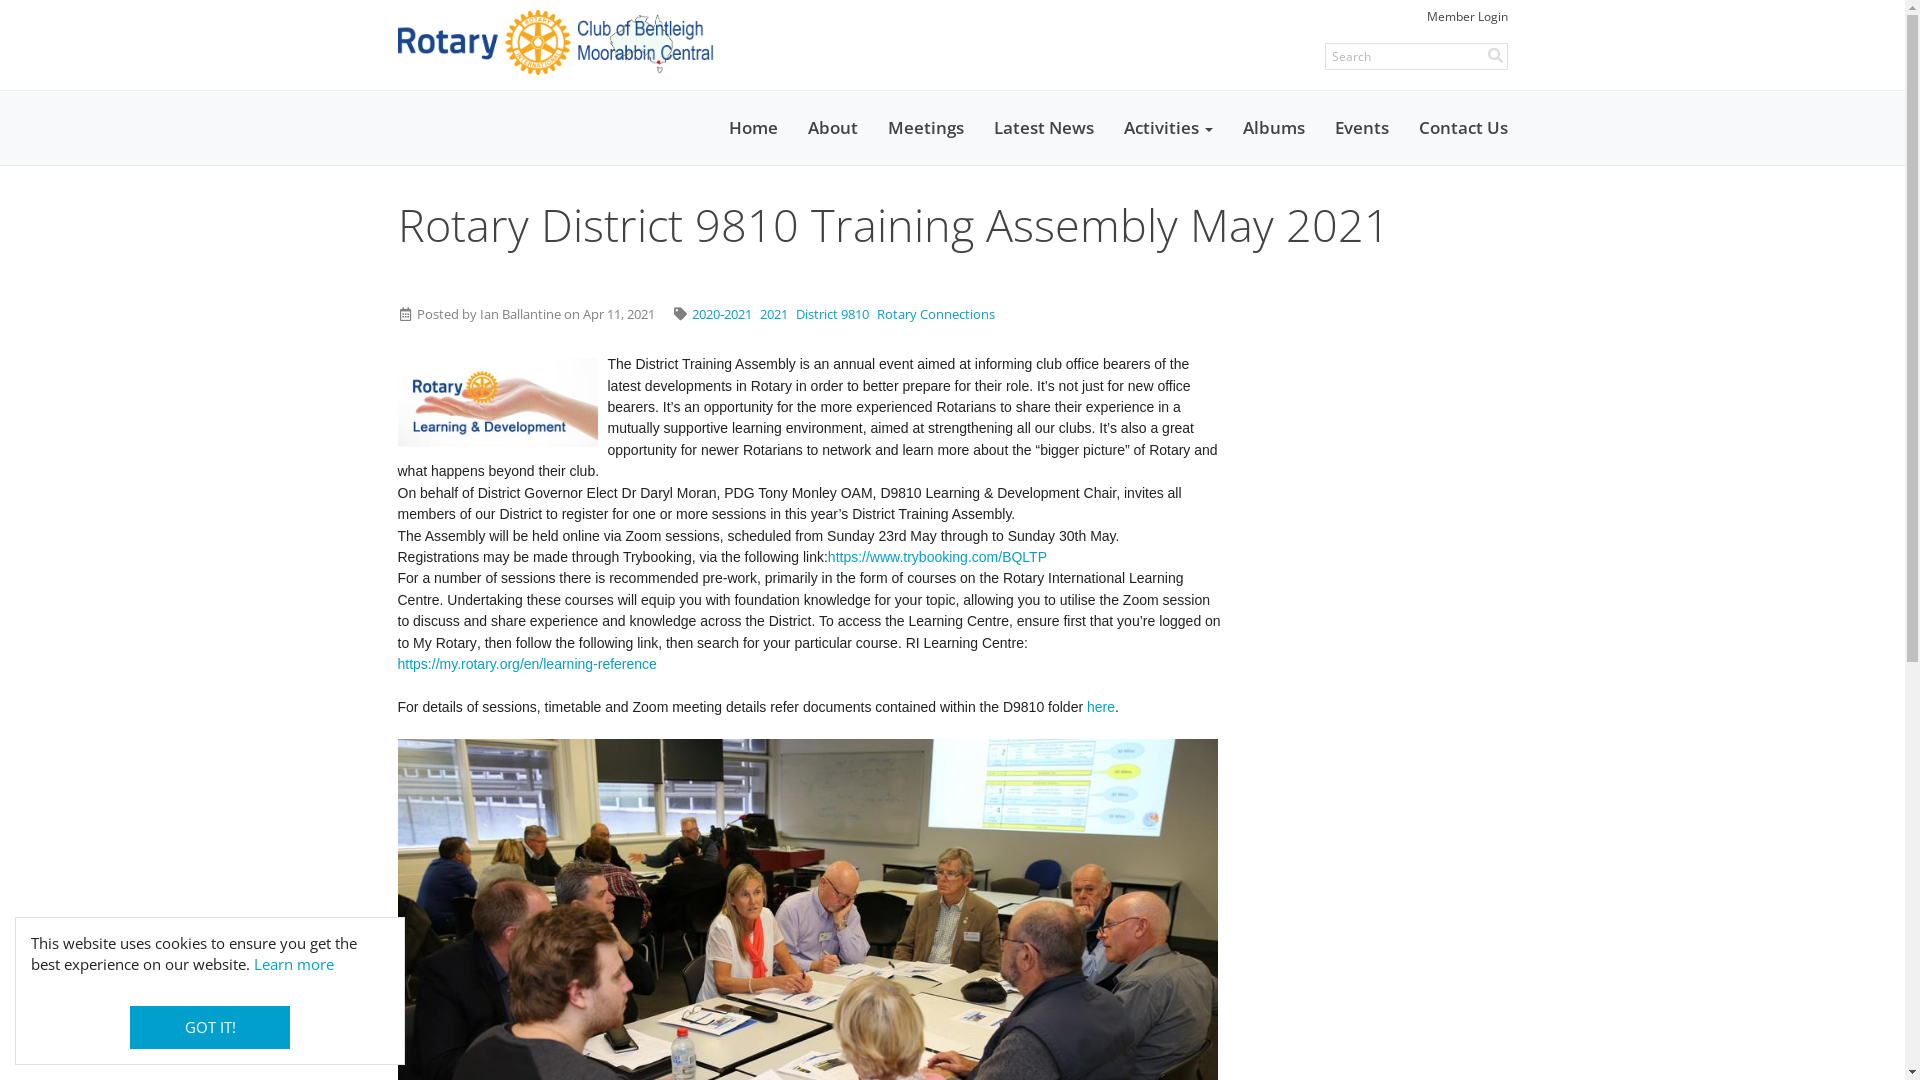 The image size is (1920, 1080). Describe the element at coordinates (210, 1027) in the screenshot. I see `'GOT IT!'` at that location.